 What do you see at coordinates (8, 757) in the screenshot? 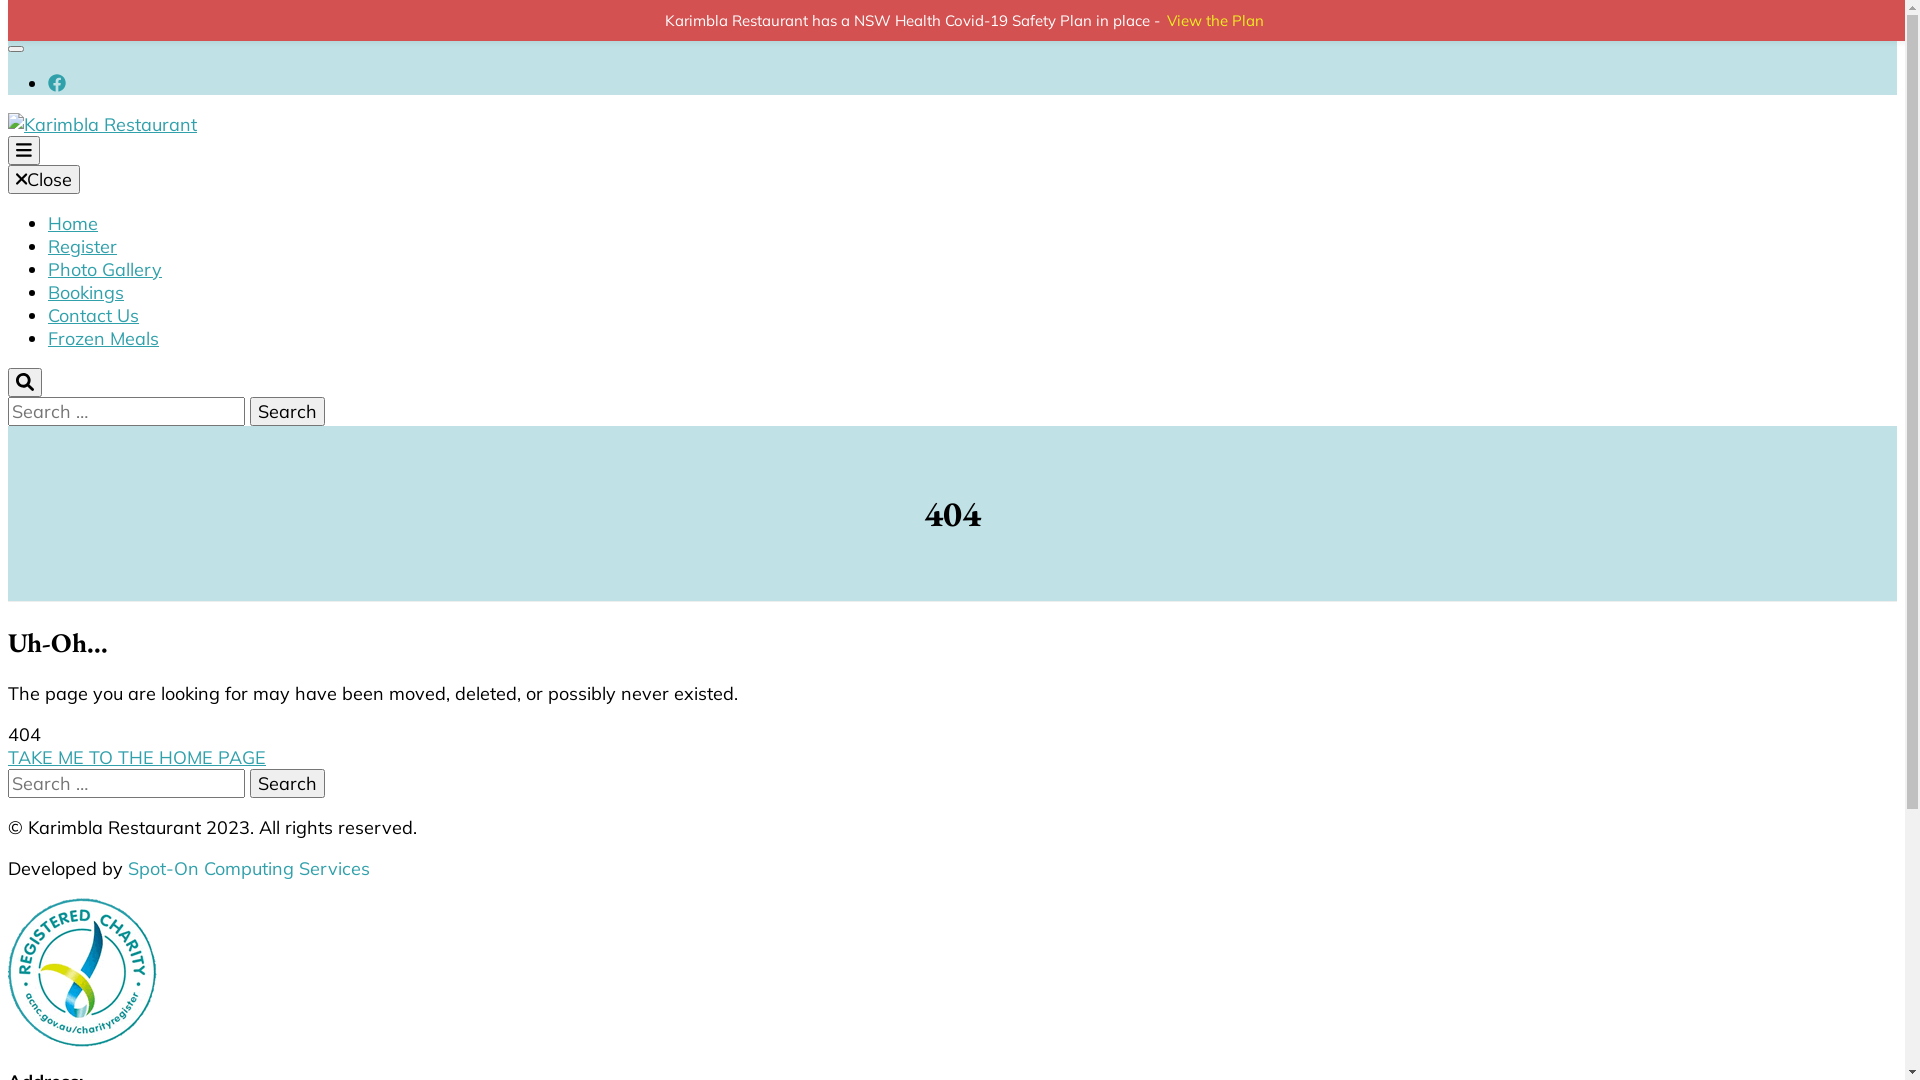
I see `'TAKE ME TO THE HOME PAGE'` at bounding box center [8, 757].